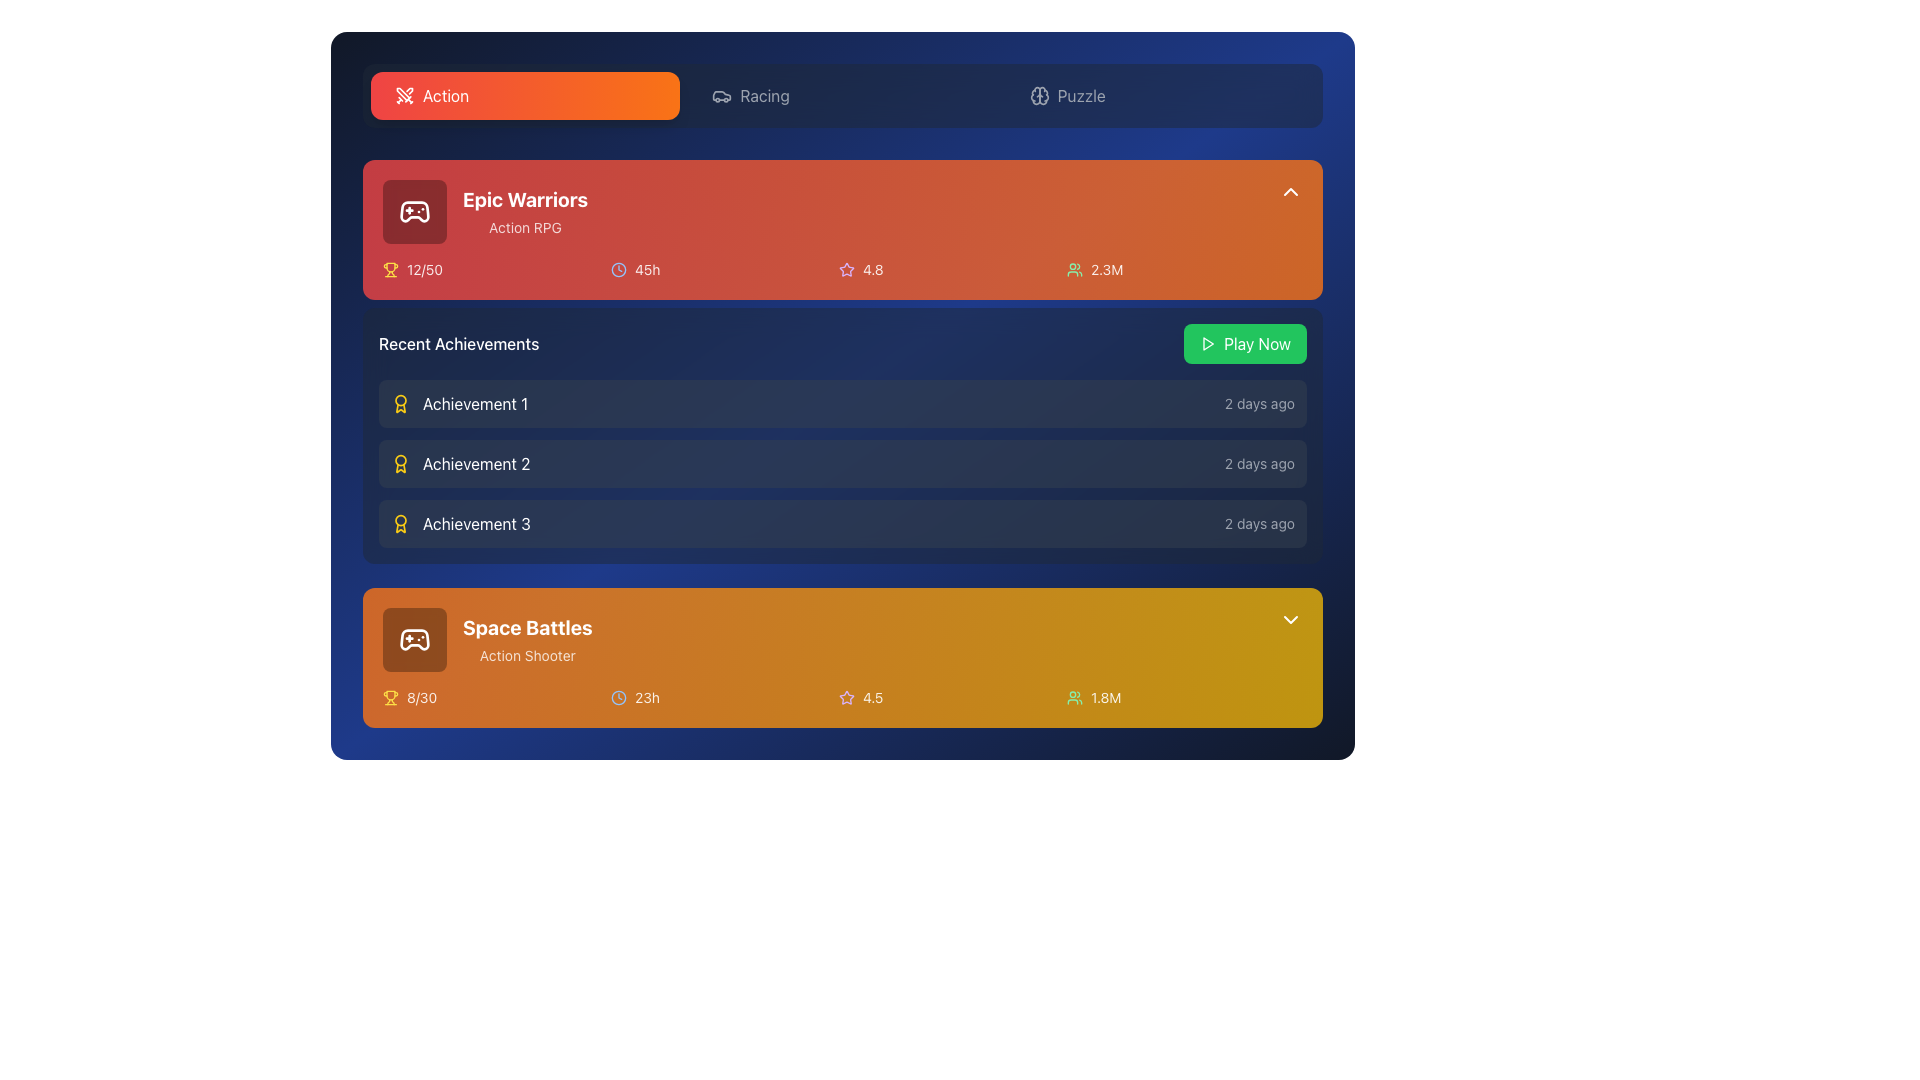 Image resolution: width=1920 pixels, height=1080 pixels. What do you see at coordinates (1258, 404) in the screenshot?
I see `the Text element that conveys the time since the action or achievement occurred, located on the right side of the 'Recent Achievements' list` at bounding box center [1258, 404].